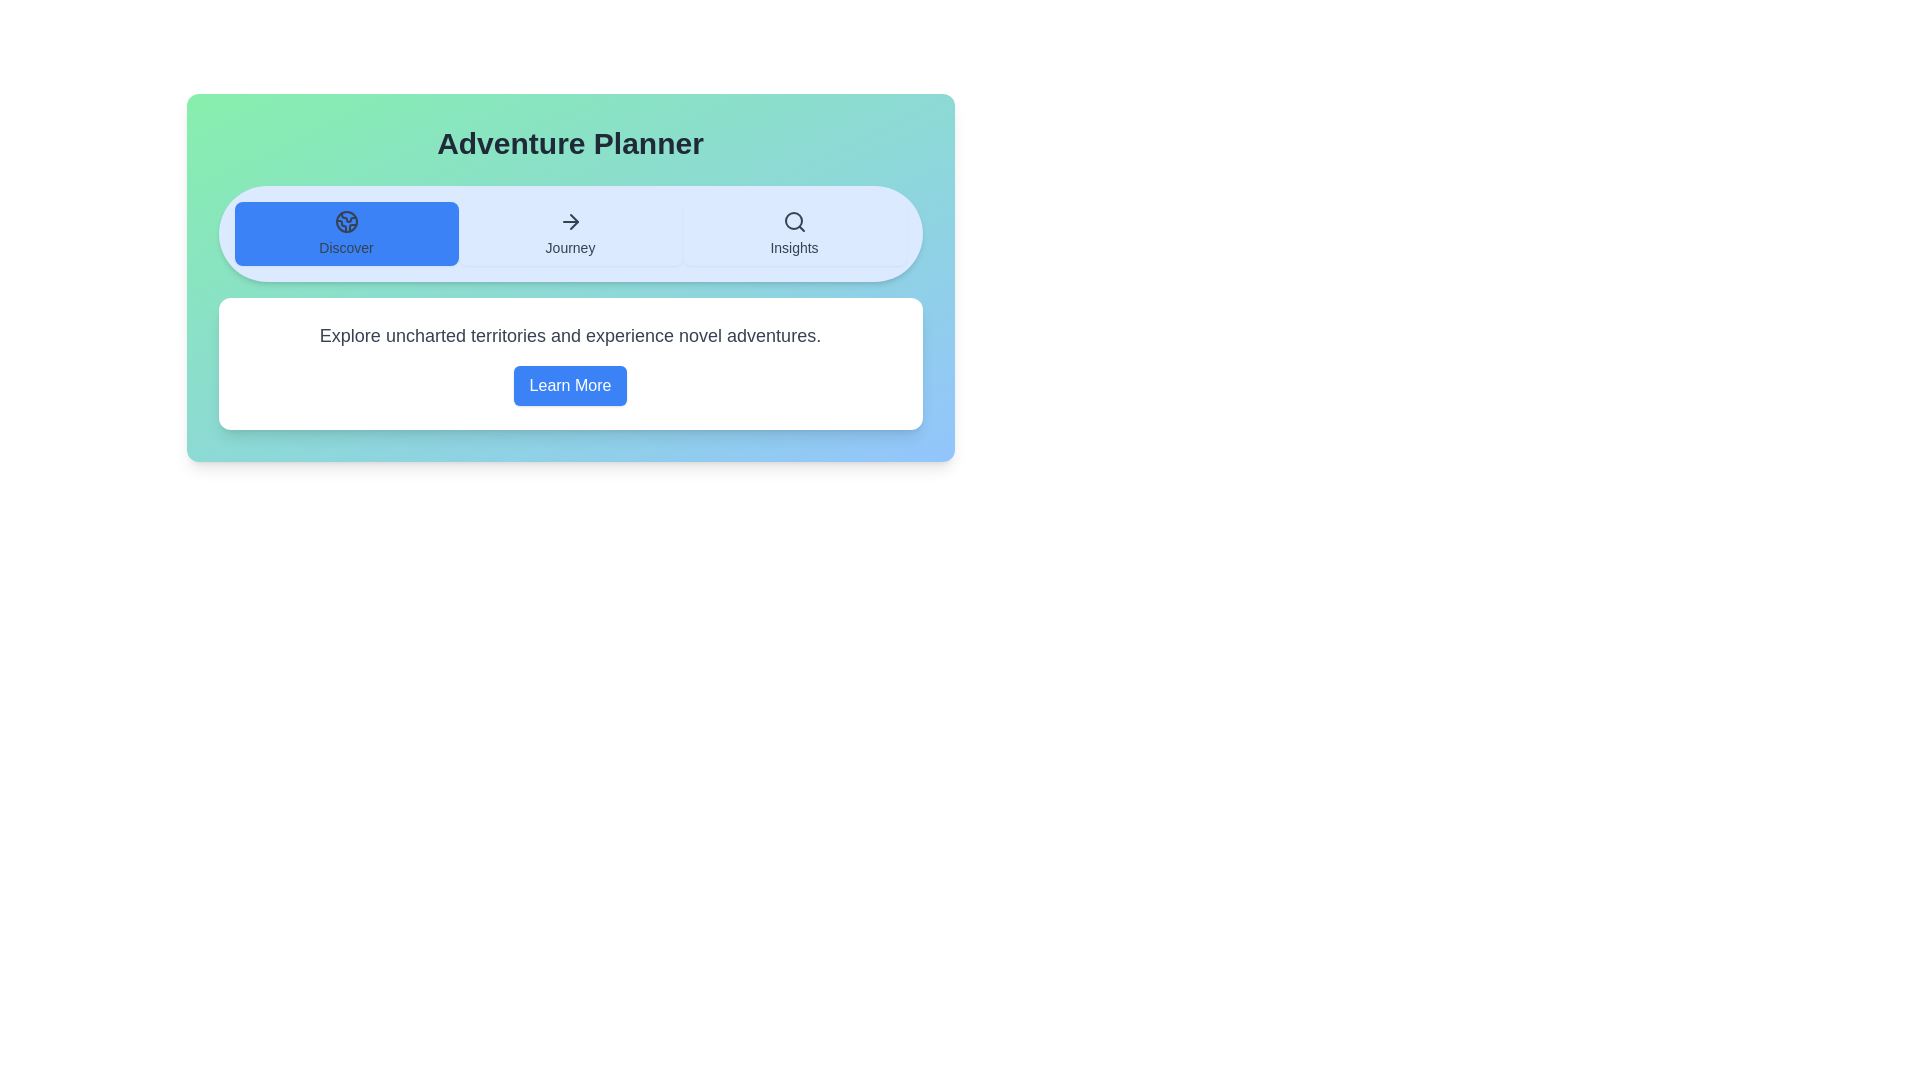 The image size is (1920, 1080). Describe the element at coordinates (346, 222) in the screenshot. I see `the decorative icon within the 'Discover' button located at the top-left section of the interface` at that location.